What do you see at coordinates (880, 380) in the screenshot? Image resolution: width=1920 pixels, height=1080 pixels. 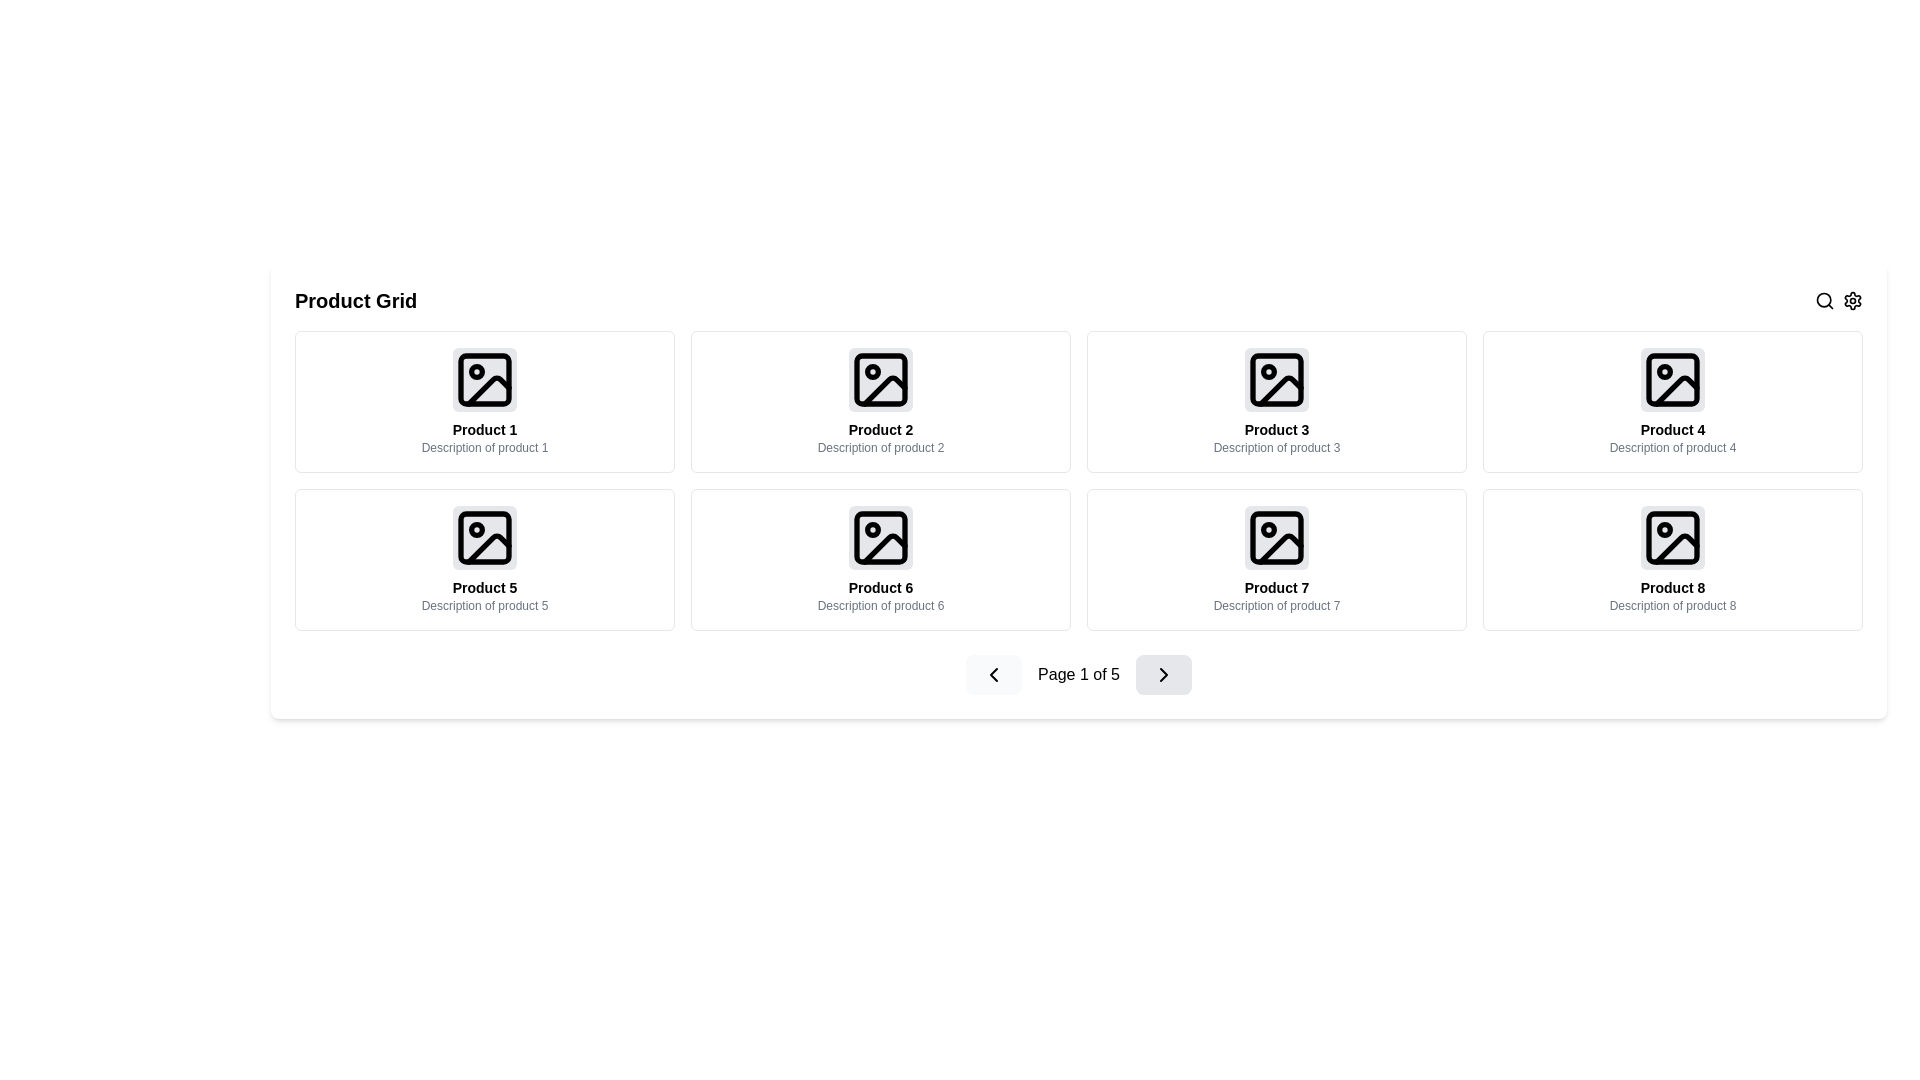 I see `the visual decorative element of the second product's image icon in the grid layout, located at the top row, second column` at bounding box center [880, 380].